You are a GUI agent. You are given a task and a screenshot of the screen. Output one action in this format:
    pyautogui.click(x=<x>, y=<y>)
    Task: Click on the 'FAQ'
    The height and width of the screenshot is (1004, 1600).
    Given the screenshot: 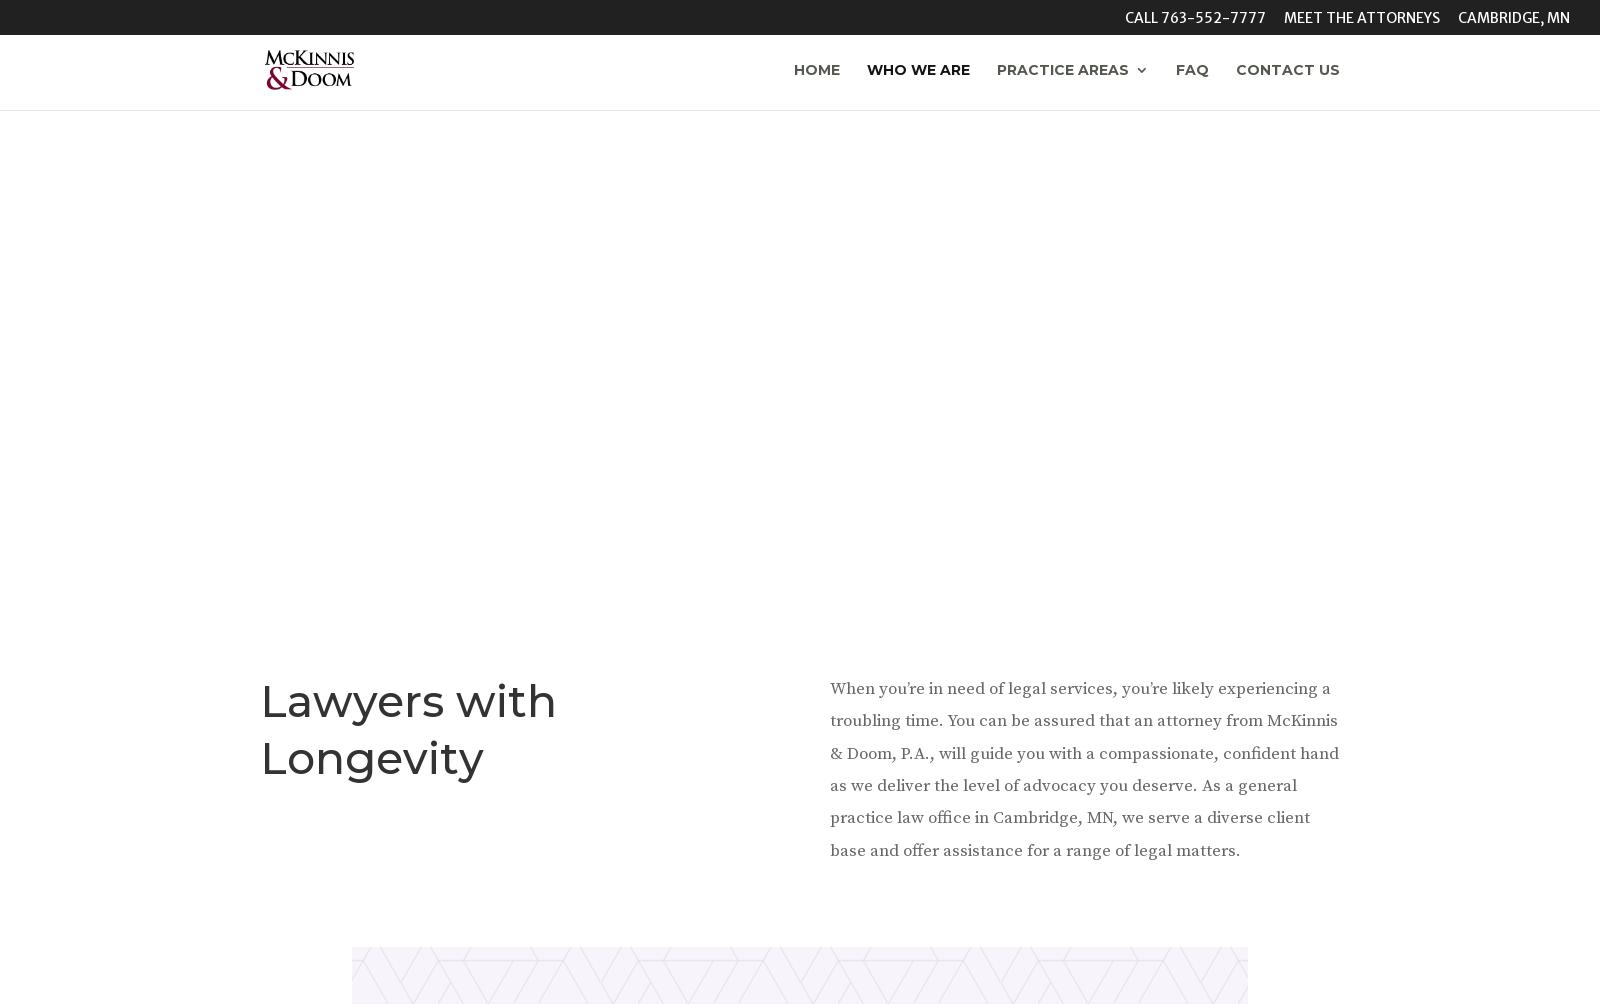 What is the action you would take?
    pyautogui.click(x=1192, y=69)
    